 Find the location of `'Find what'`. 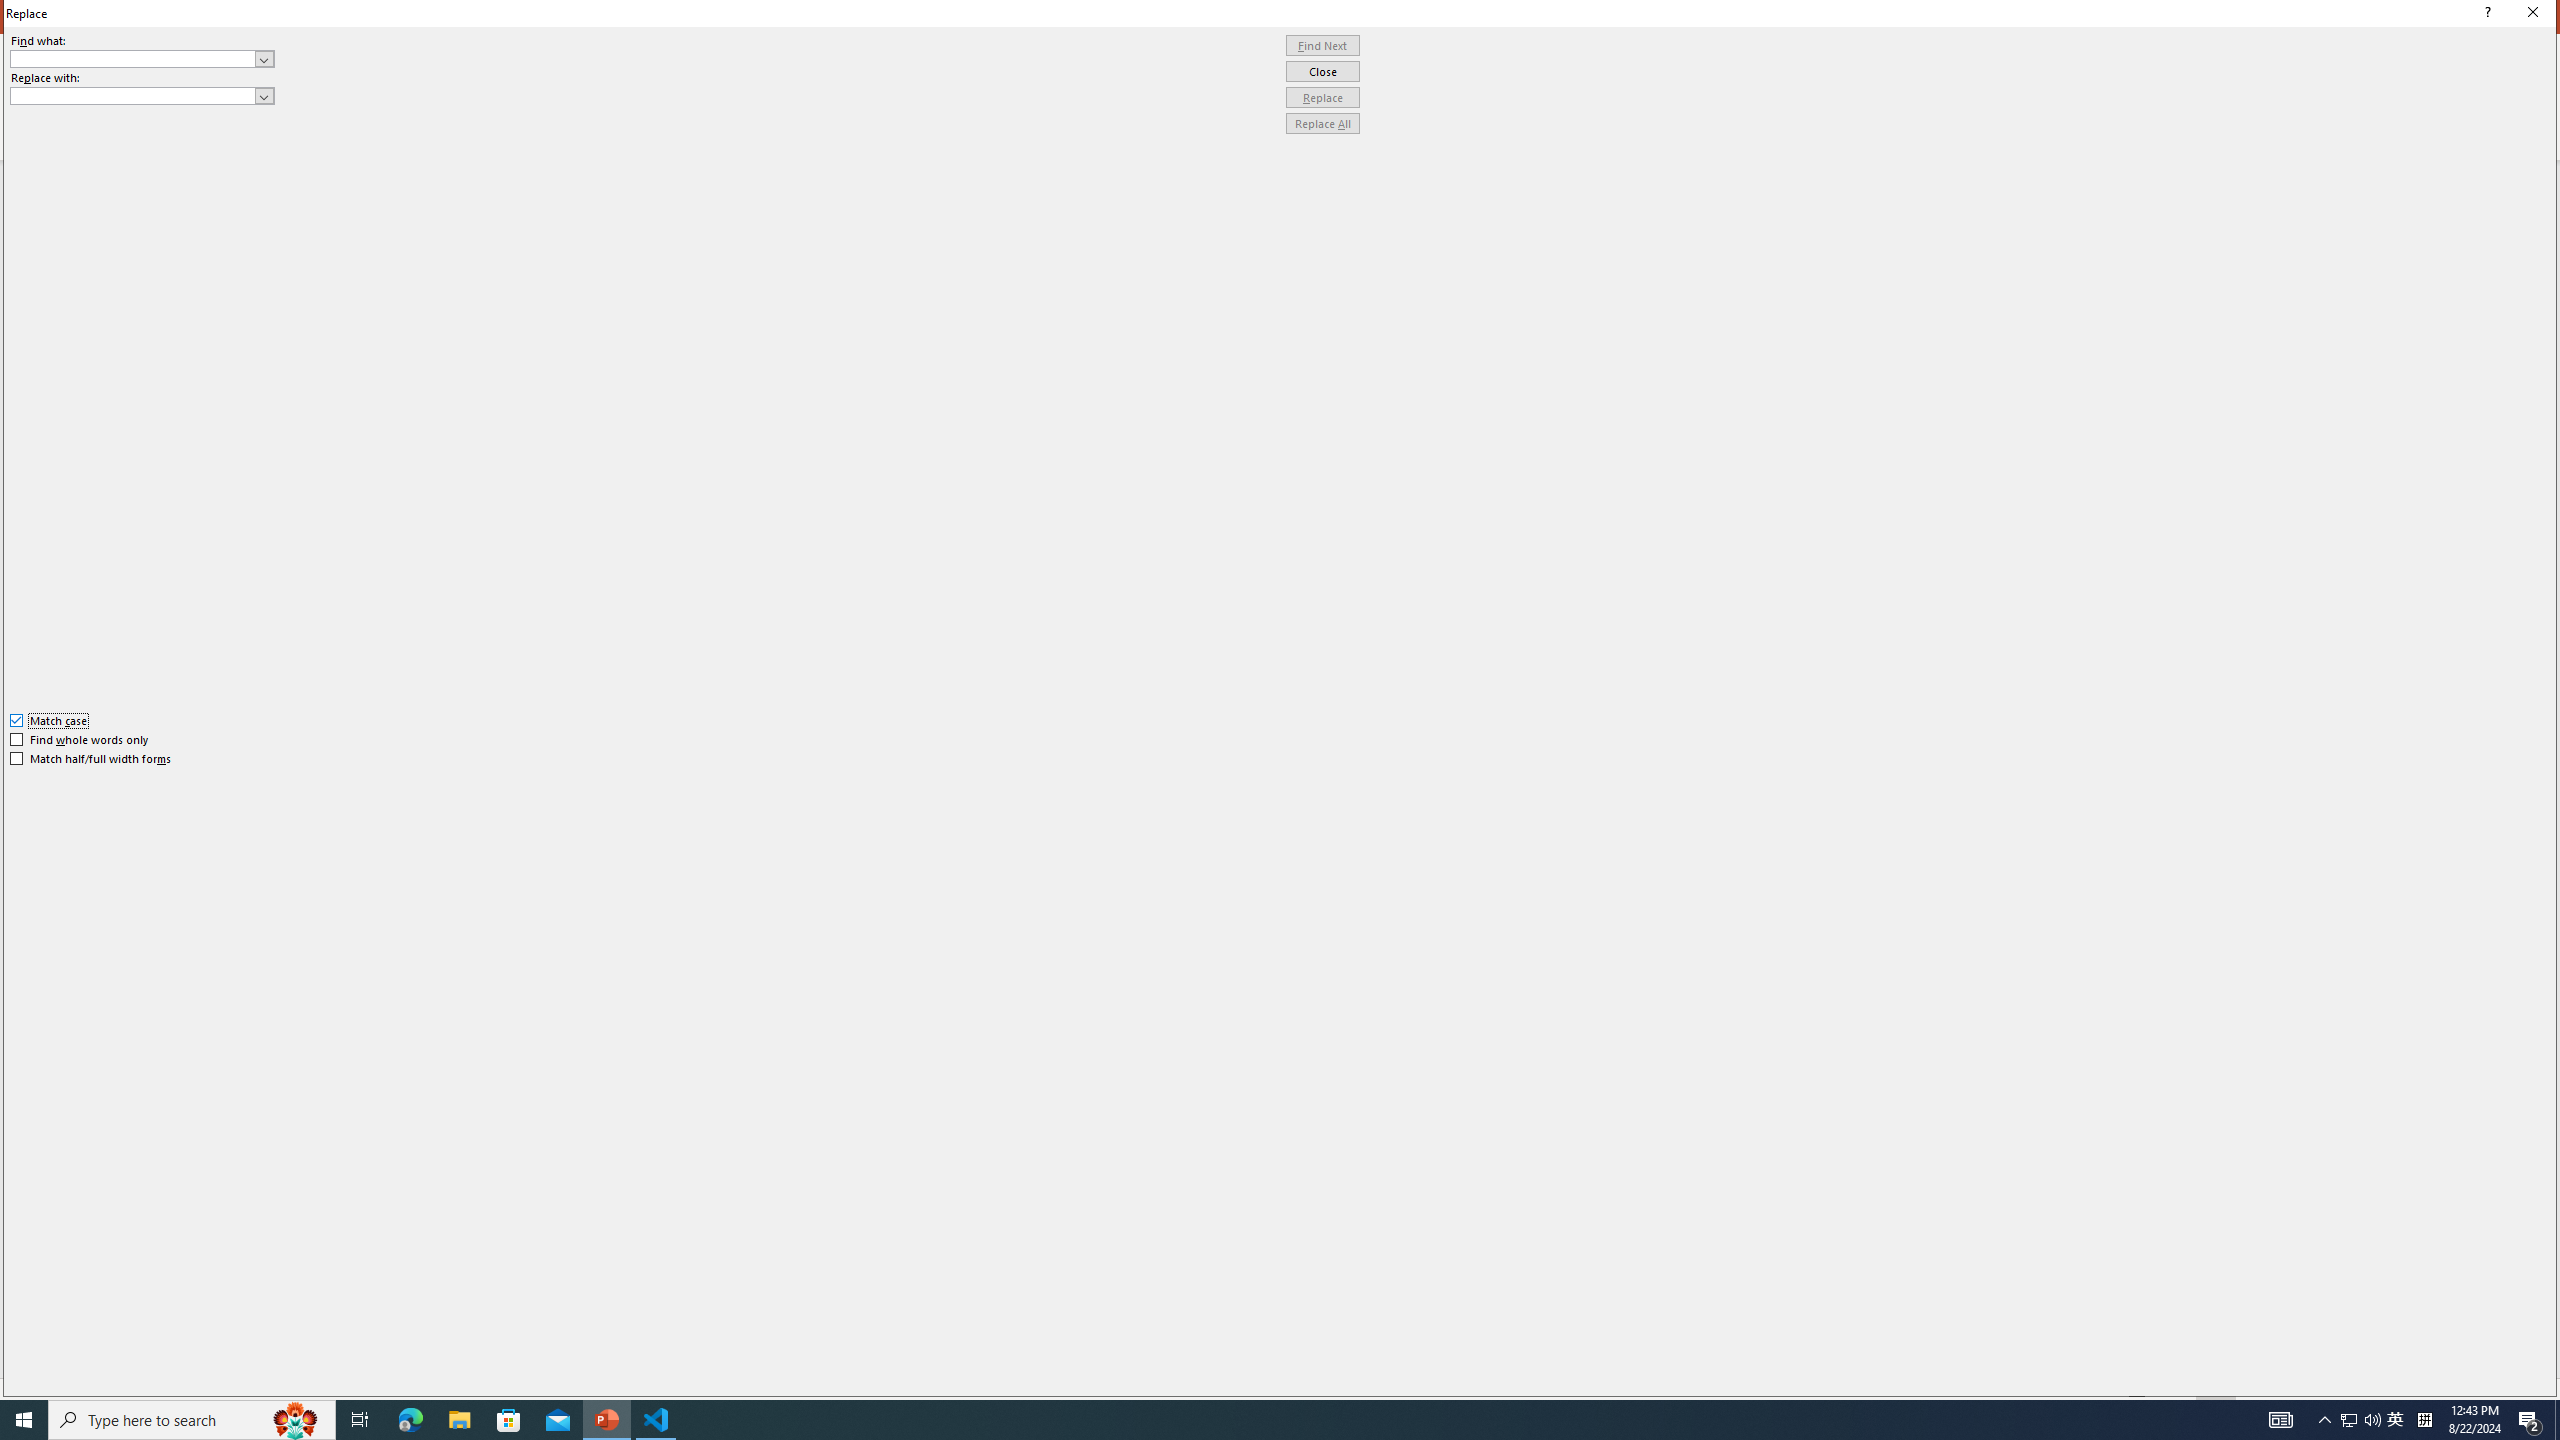

'Find what' is located at coordinates (133, 58).